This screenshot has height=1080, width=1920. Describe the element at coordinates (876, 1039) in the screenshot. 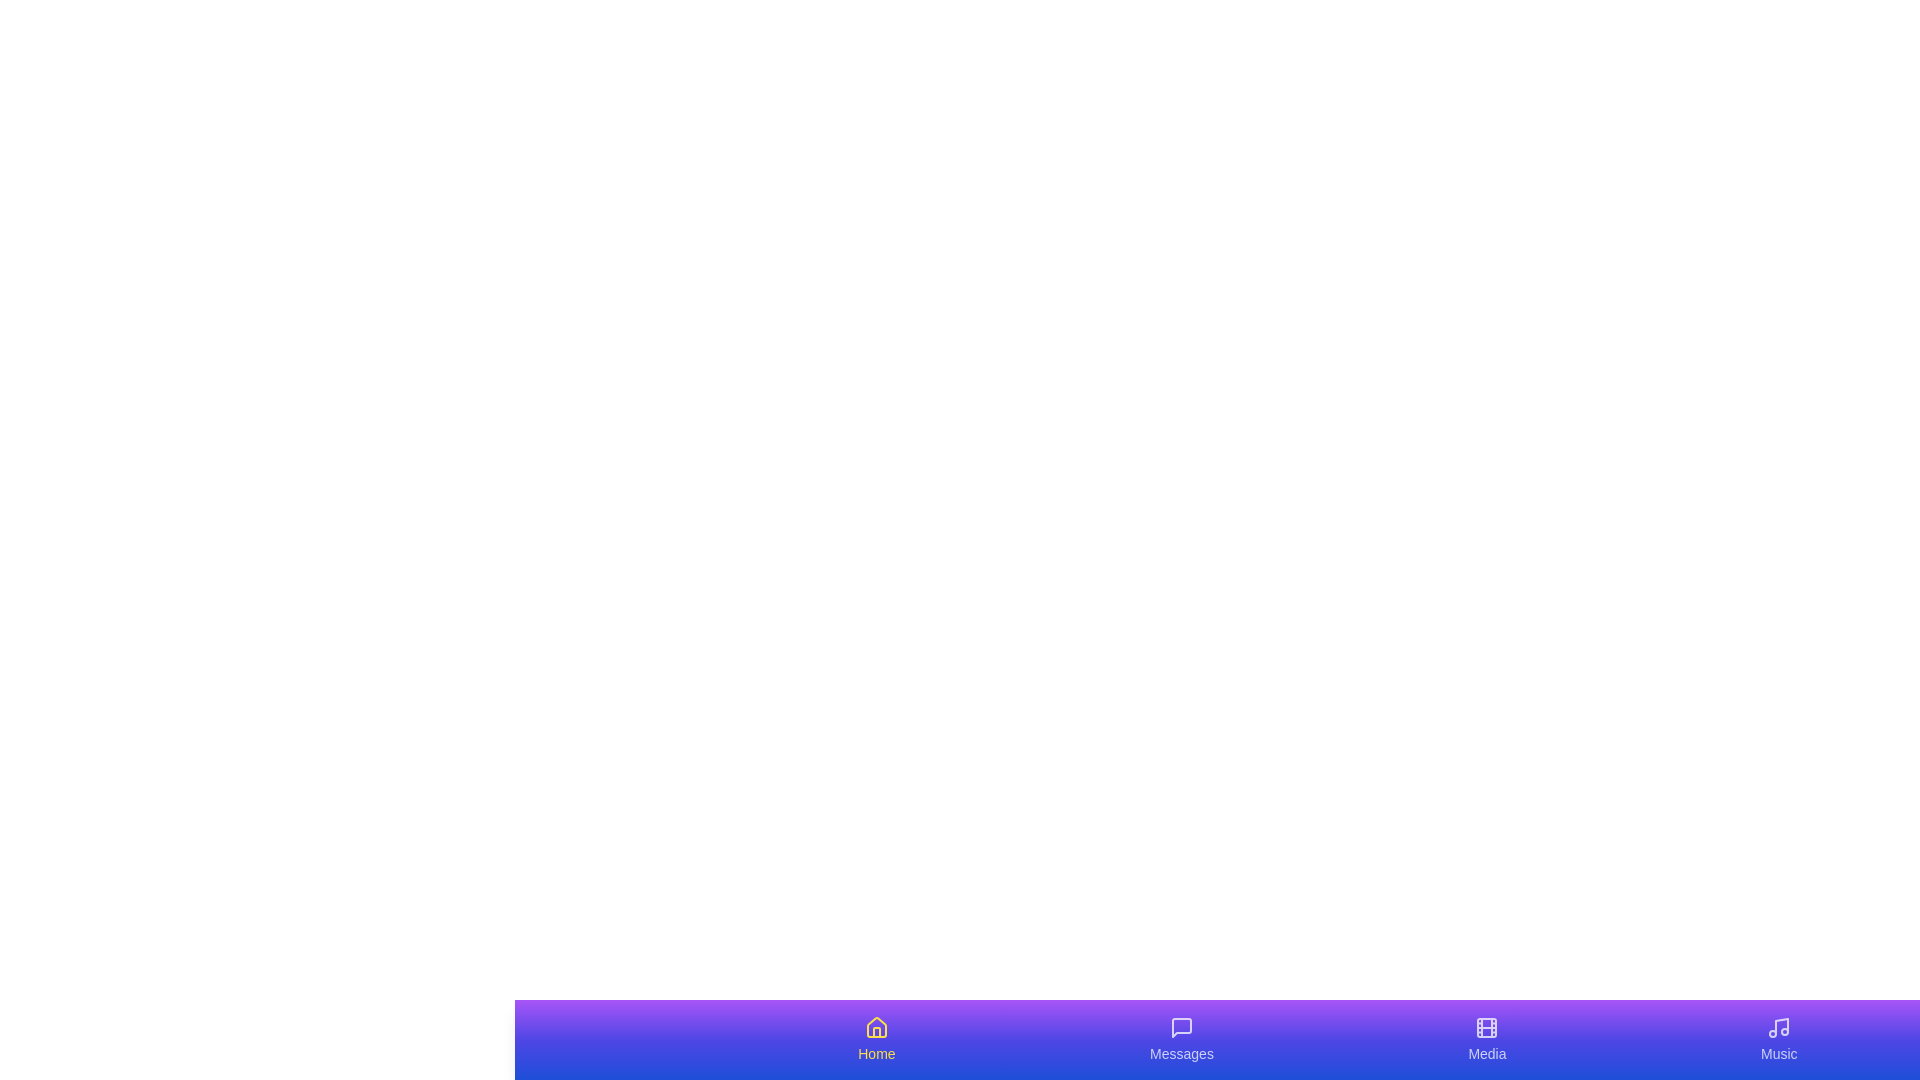

I see `the Home tab from the bottom navigation bar` at that location.